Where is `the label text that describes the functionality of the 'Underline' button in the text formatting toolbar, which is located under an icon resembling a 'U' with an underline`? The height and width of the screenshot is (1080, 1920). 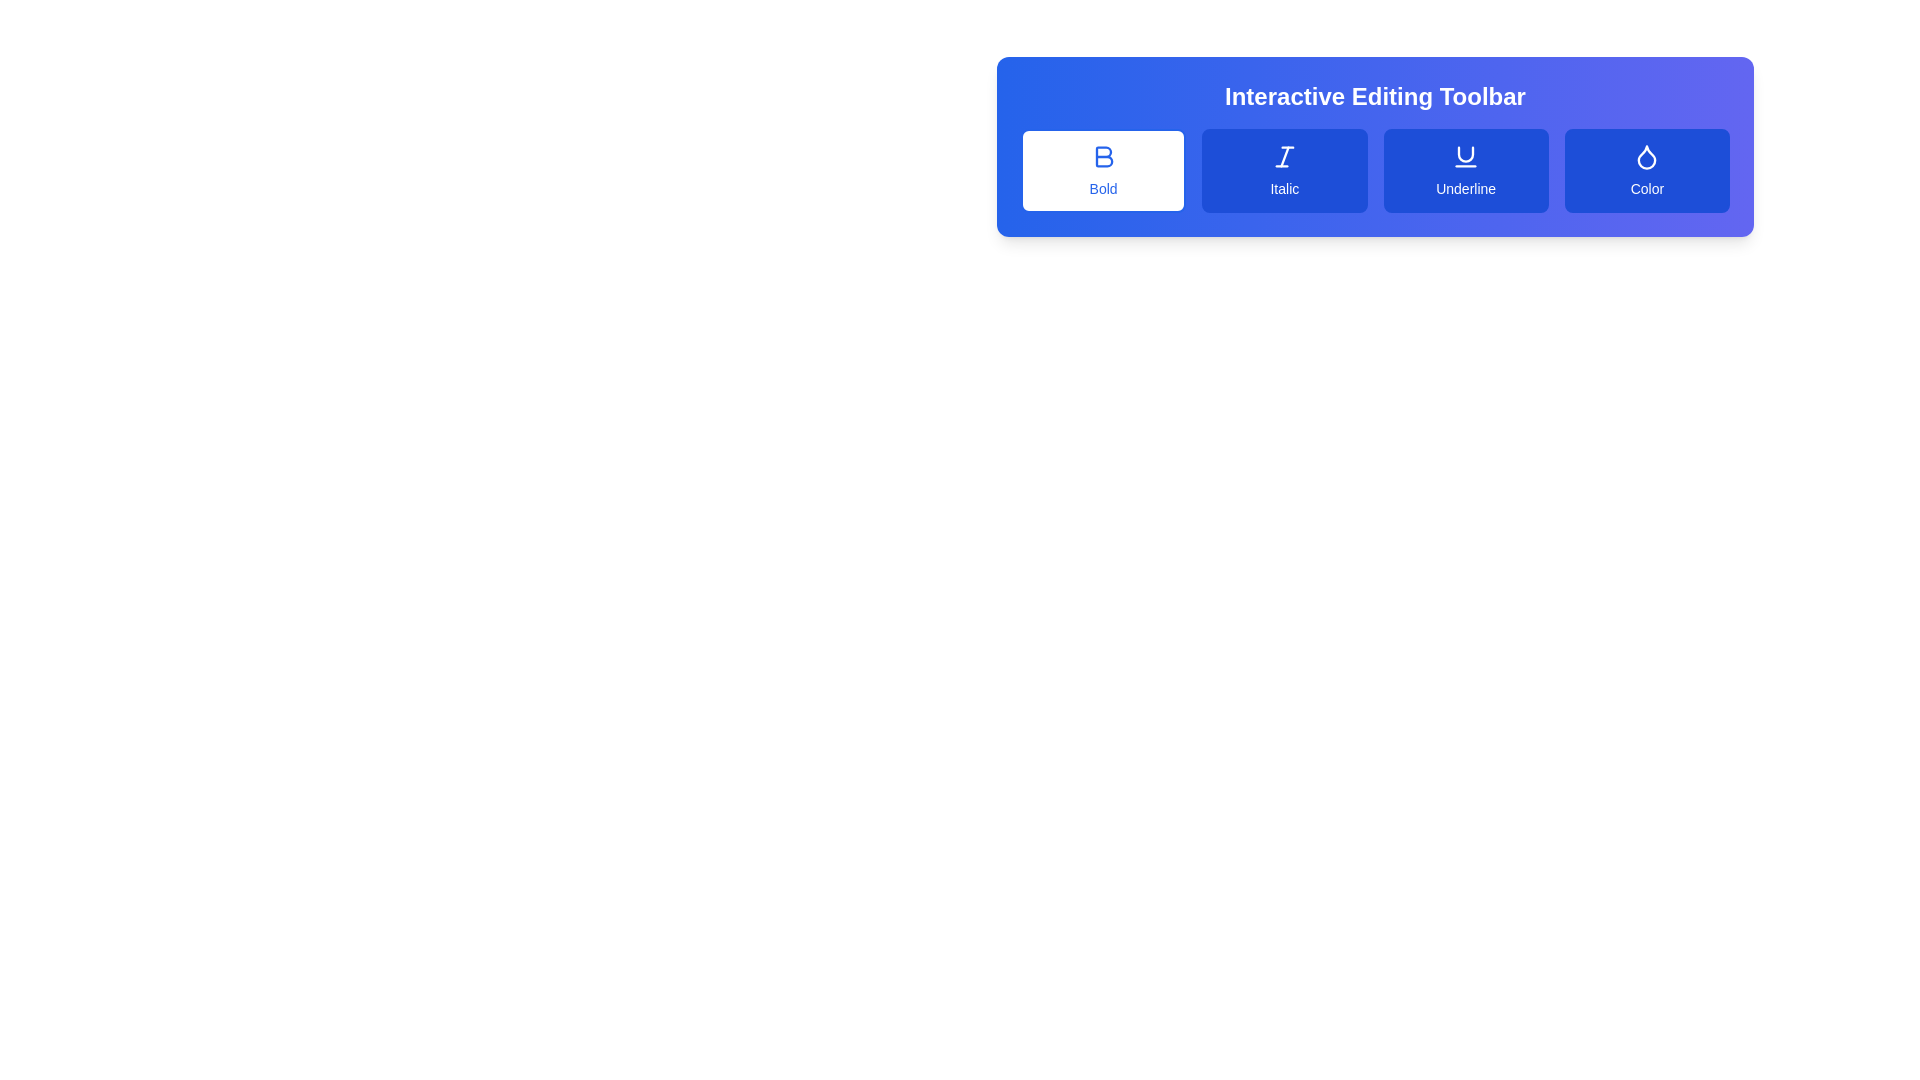 the label text that describes the functionality of the 'Underline' button in the text formatting toolbar, which is located under an icon resembling a 'U' with an underline is located at coordinates (1466, 189).